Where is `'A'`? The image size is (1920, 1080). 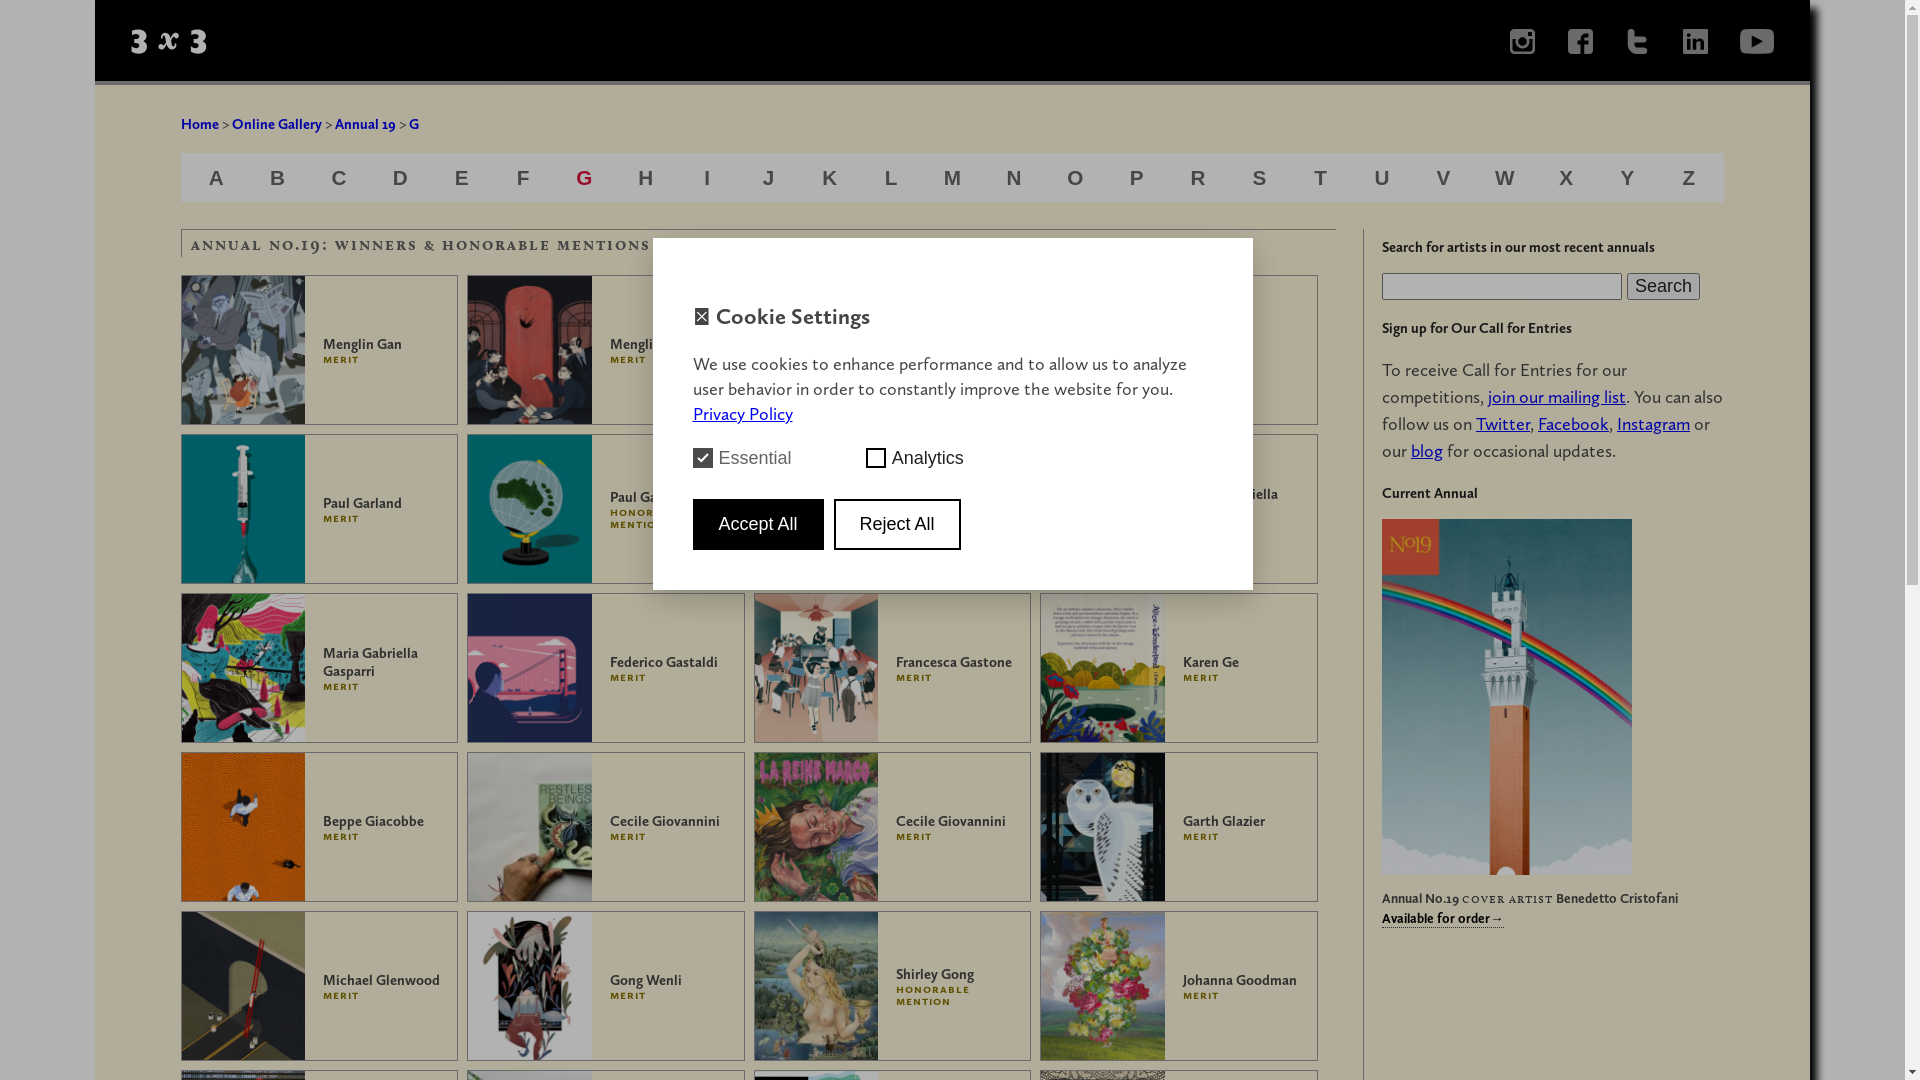
'A' is located at coordinates (216, 176).